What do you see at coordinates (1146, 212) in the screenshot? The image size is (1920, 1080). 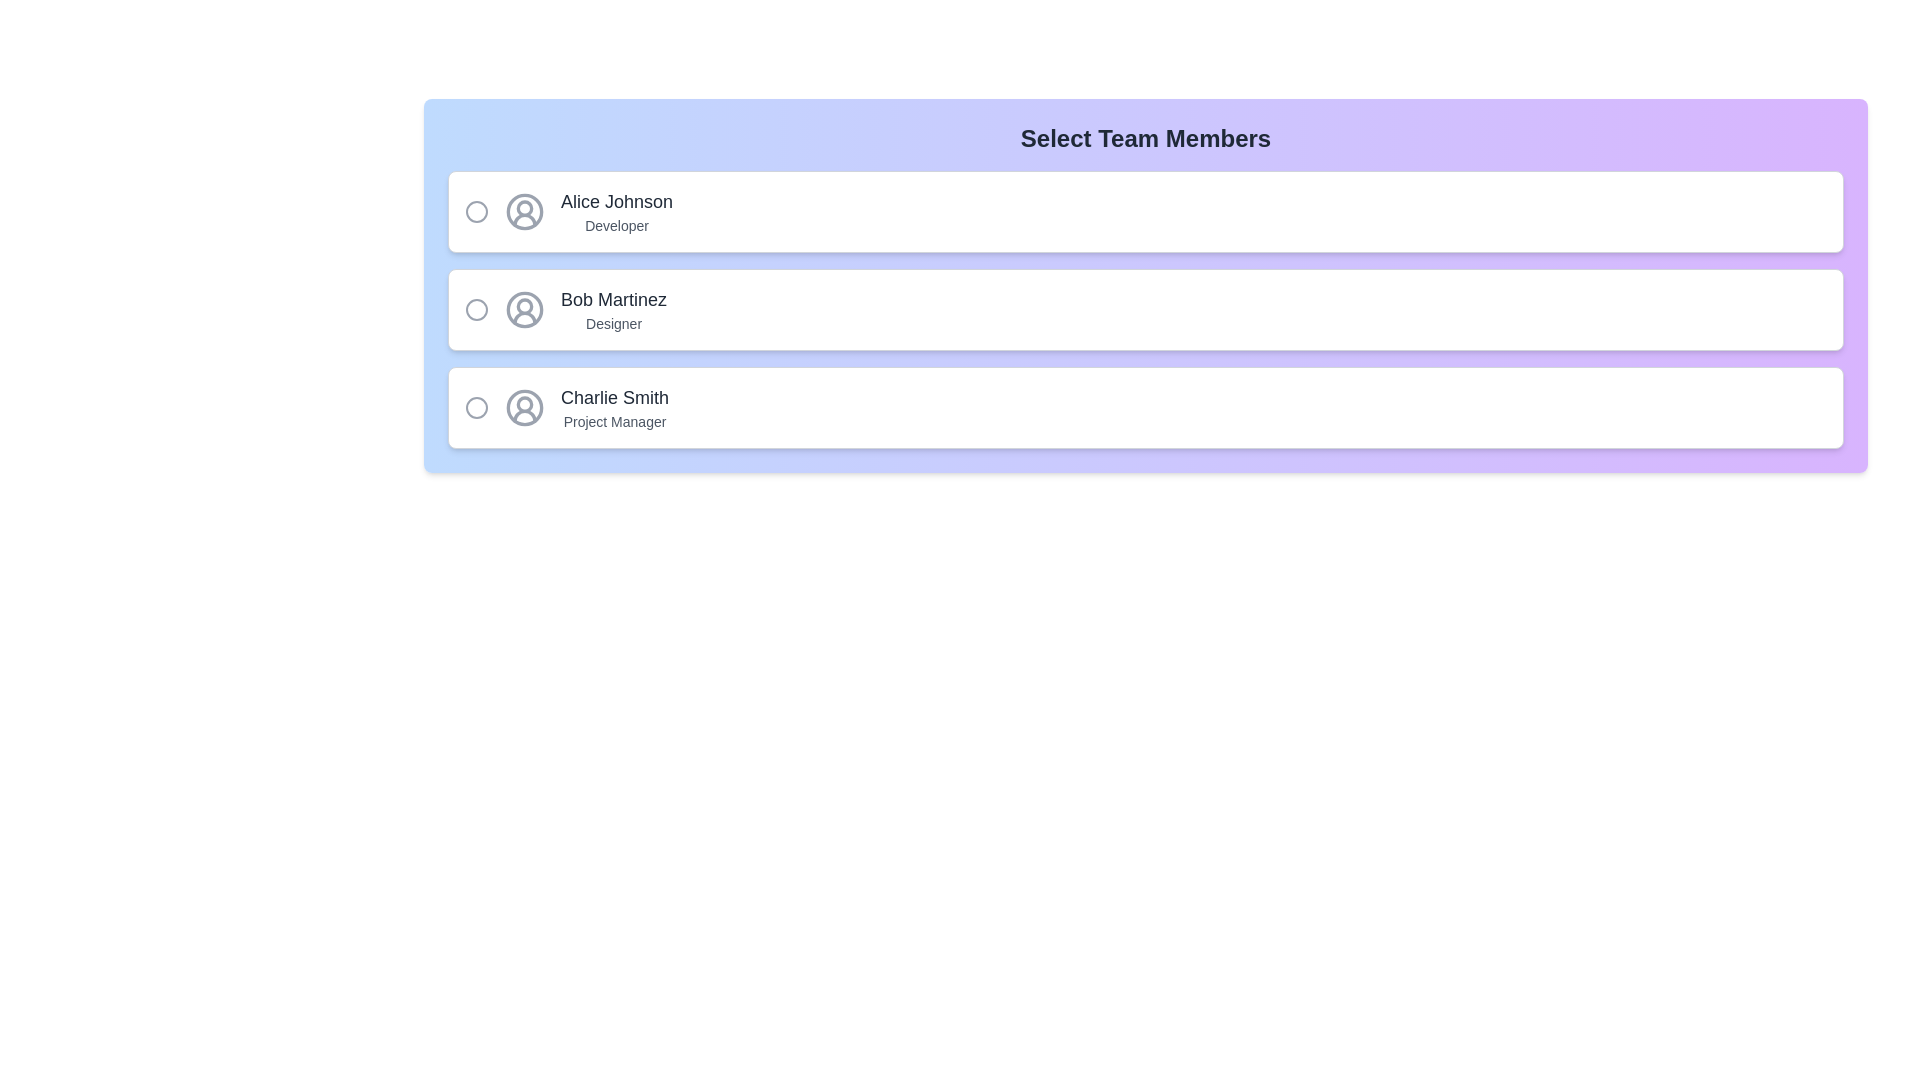 I see `the selectable user profile for Alice Johnson, which is the first item in the list of team members` at bounding box center [1146, 212].